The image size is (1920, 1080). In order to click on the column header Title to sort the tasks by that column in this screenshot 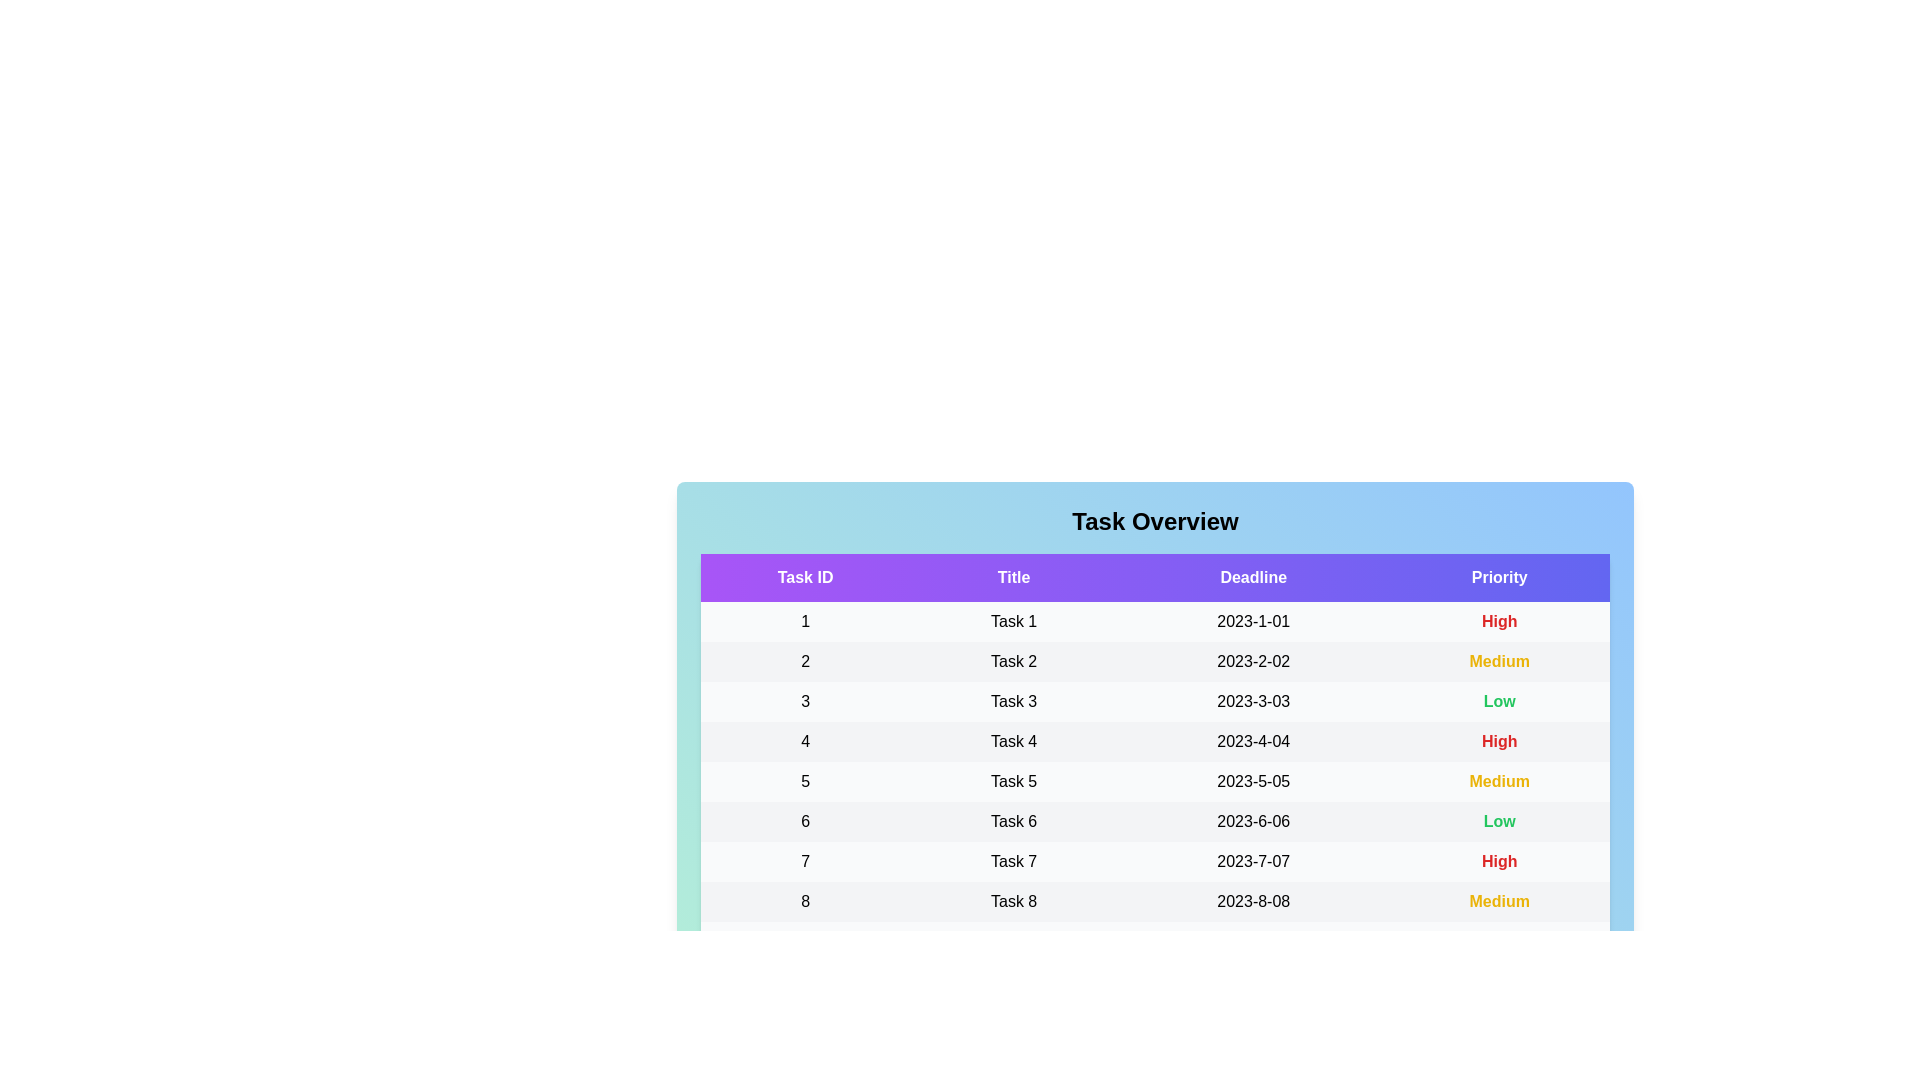, I will do `click(1014, 578)`.